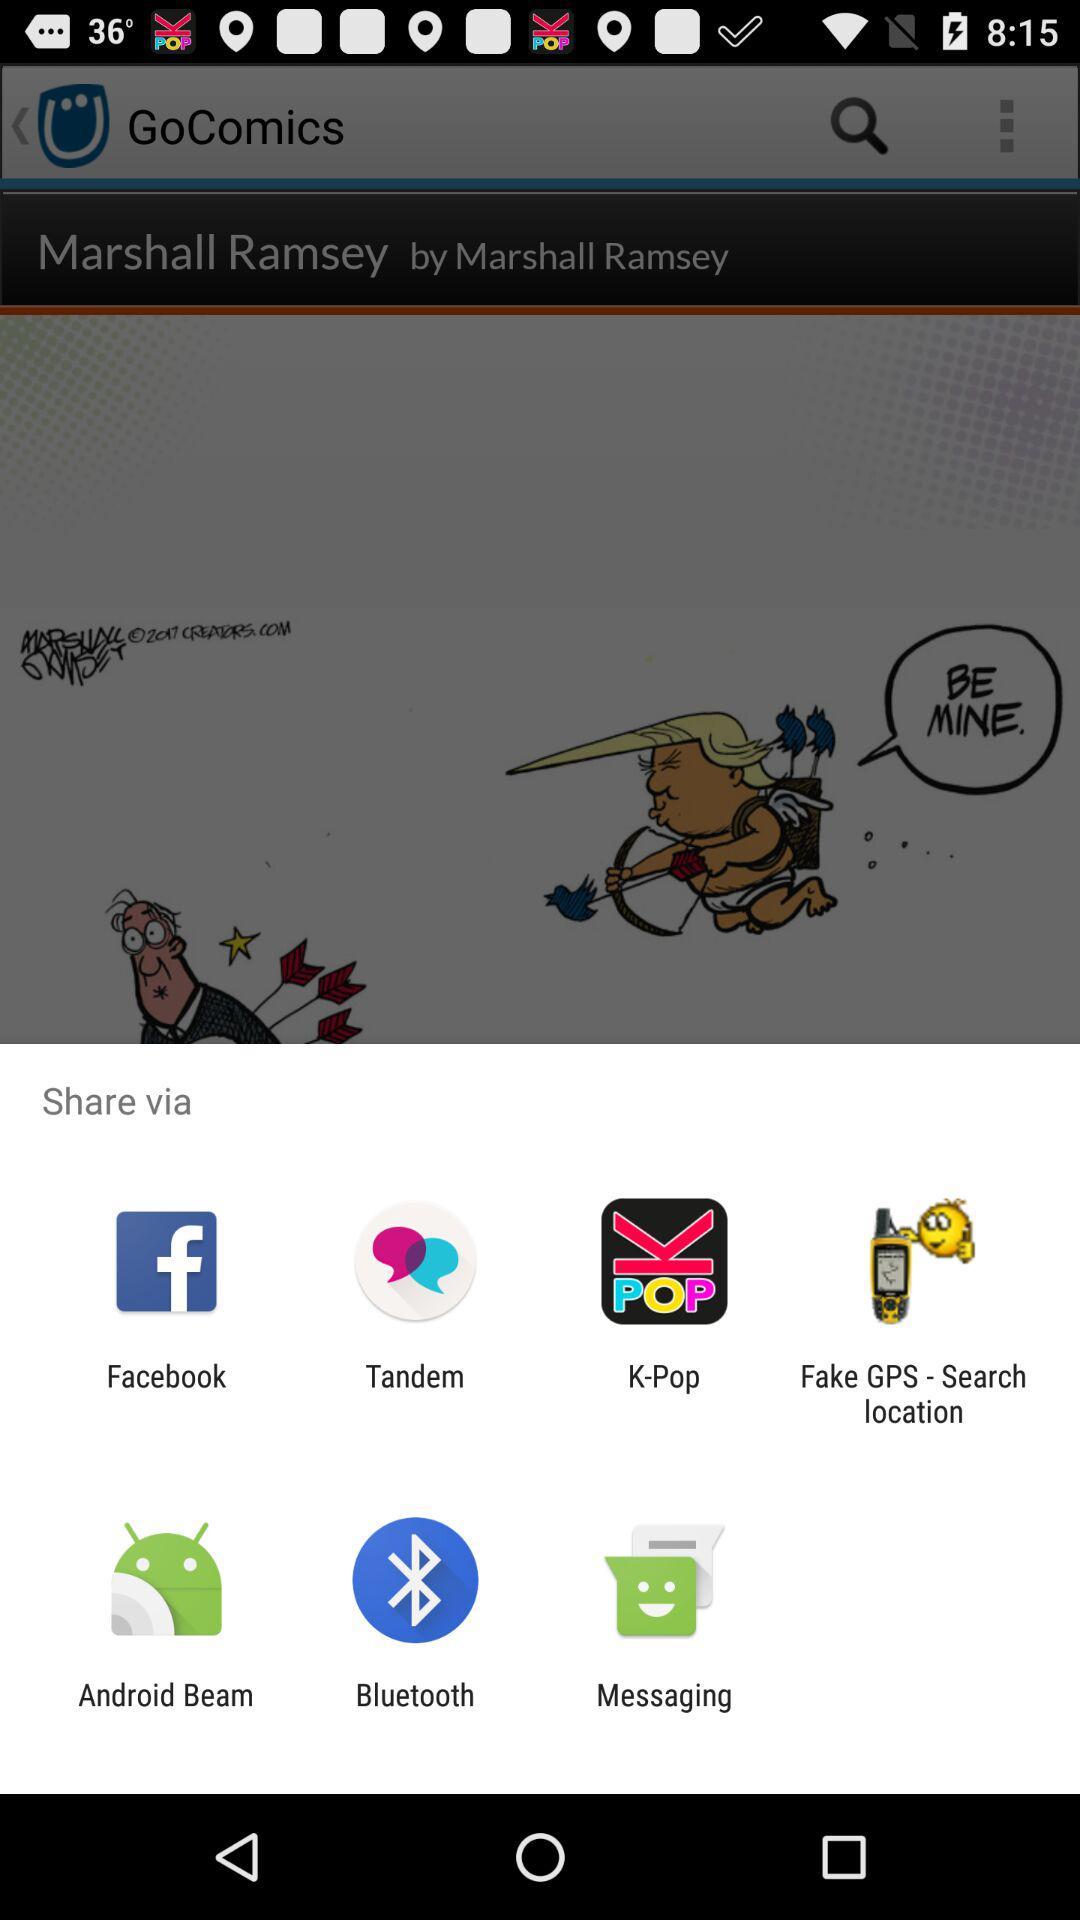  What do you see at coordinates (165, 1392) in the screenshot?
I see `facebook item` at bounding box center [165, 1392].